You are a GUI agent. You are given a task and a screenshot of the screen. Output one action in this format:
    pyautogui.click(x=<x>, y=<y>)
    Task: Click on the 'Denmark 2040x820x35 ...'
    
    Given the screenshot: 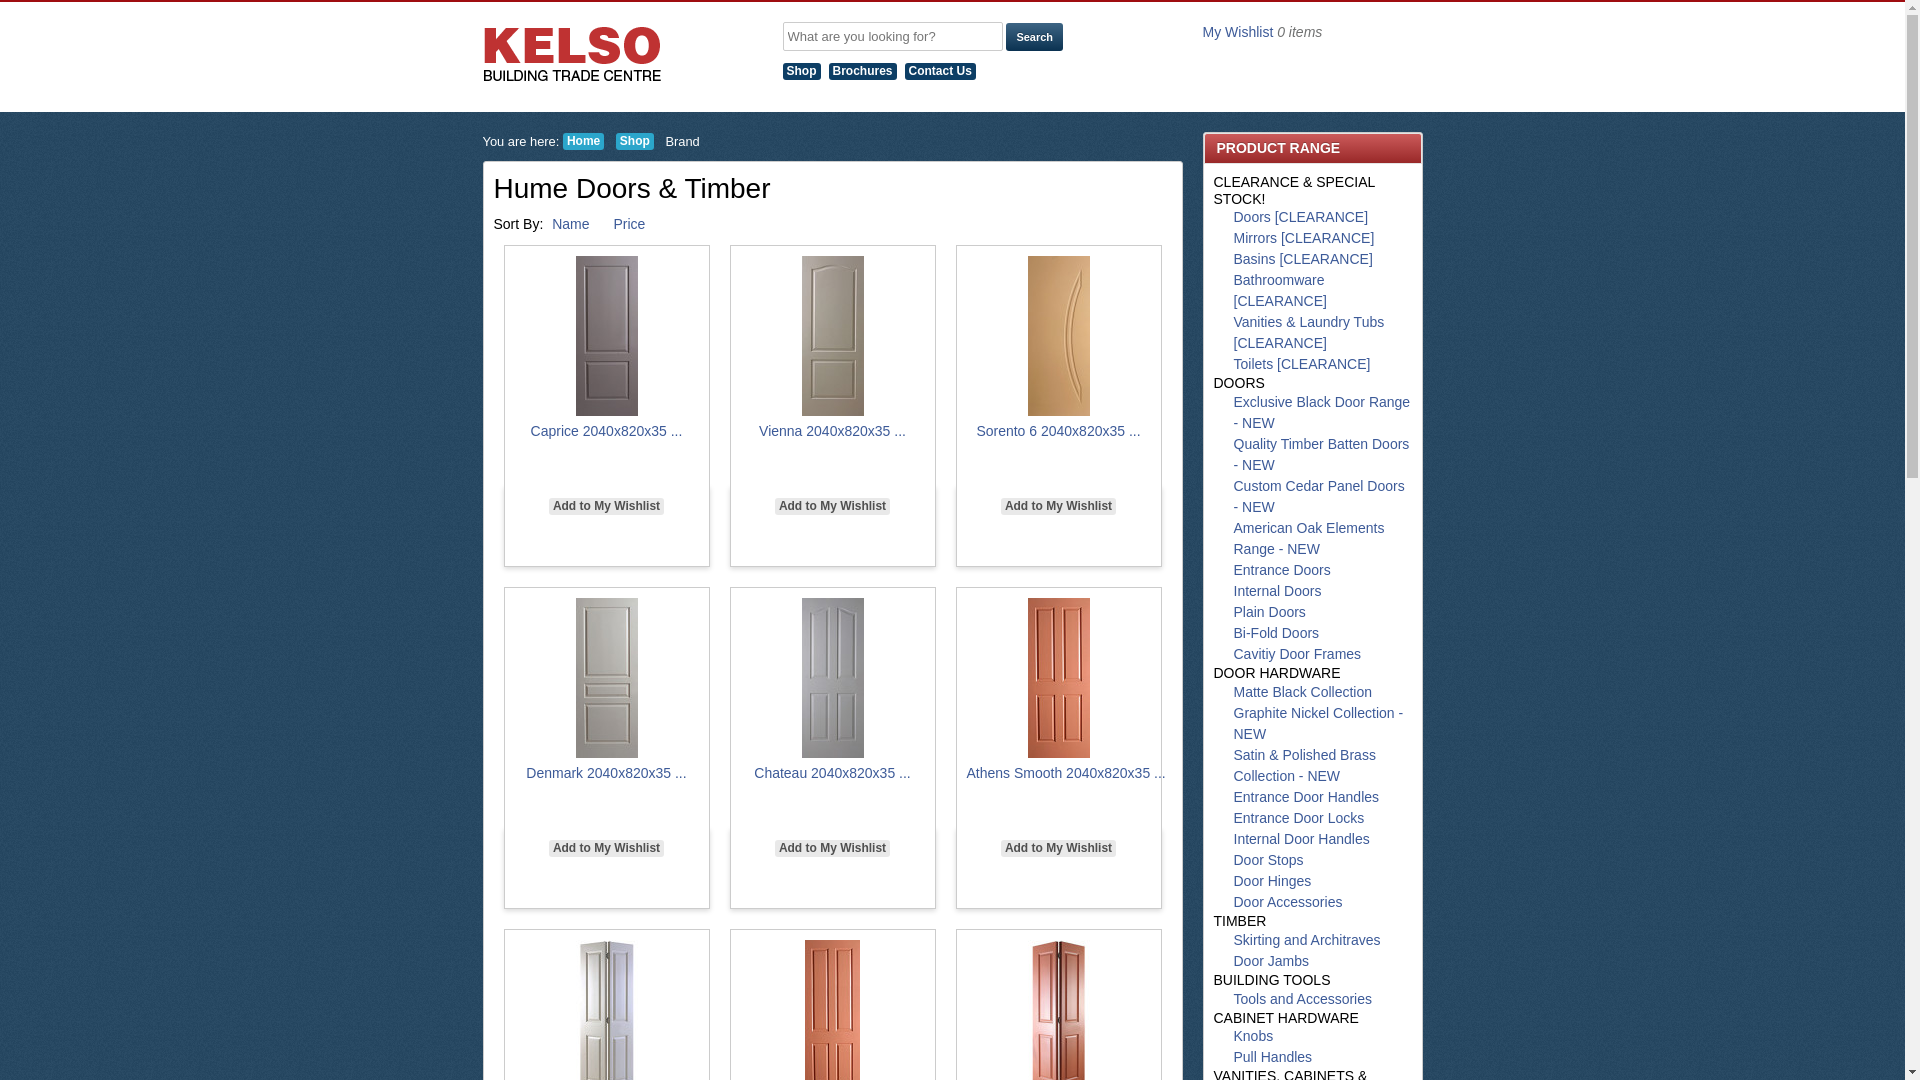 What is the action you would take?
    pyautogui.click(x=604, y=771)
    